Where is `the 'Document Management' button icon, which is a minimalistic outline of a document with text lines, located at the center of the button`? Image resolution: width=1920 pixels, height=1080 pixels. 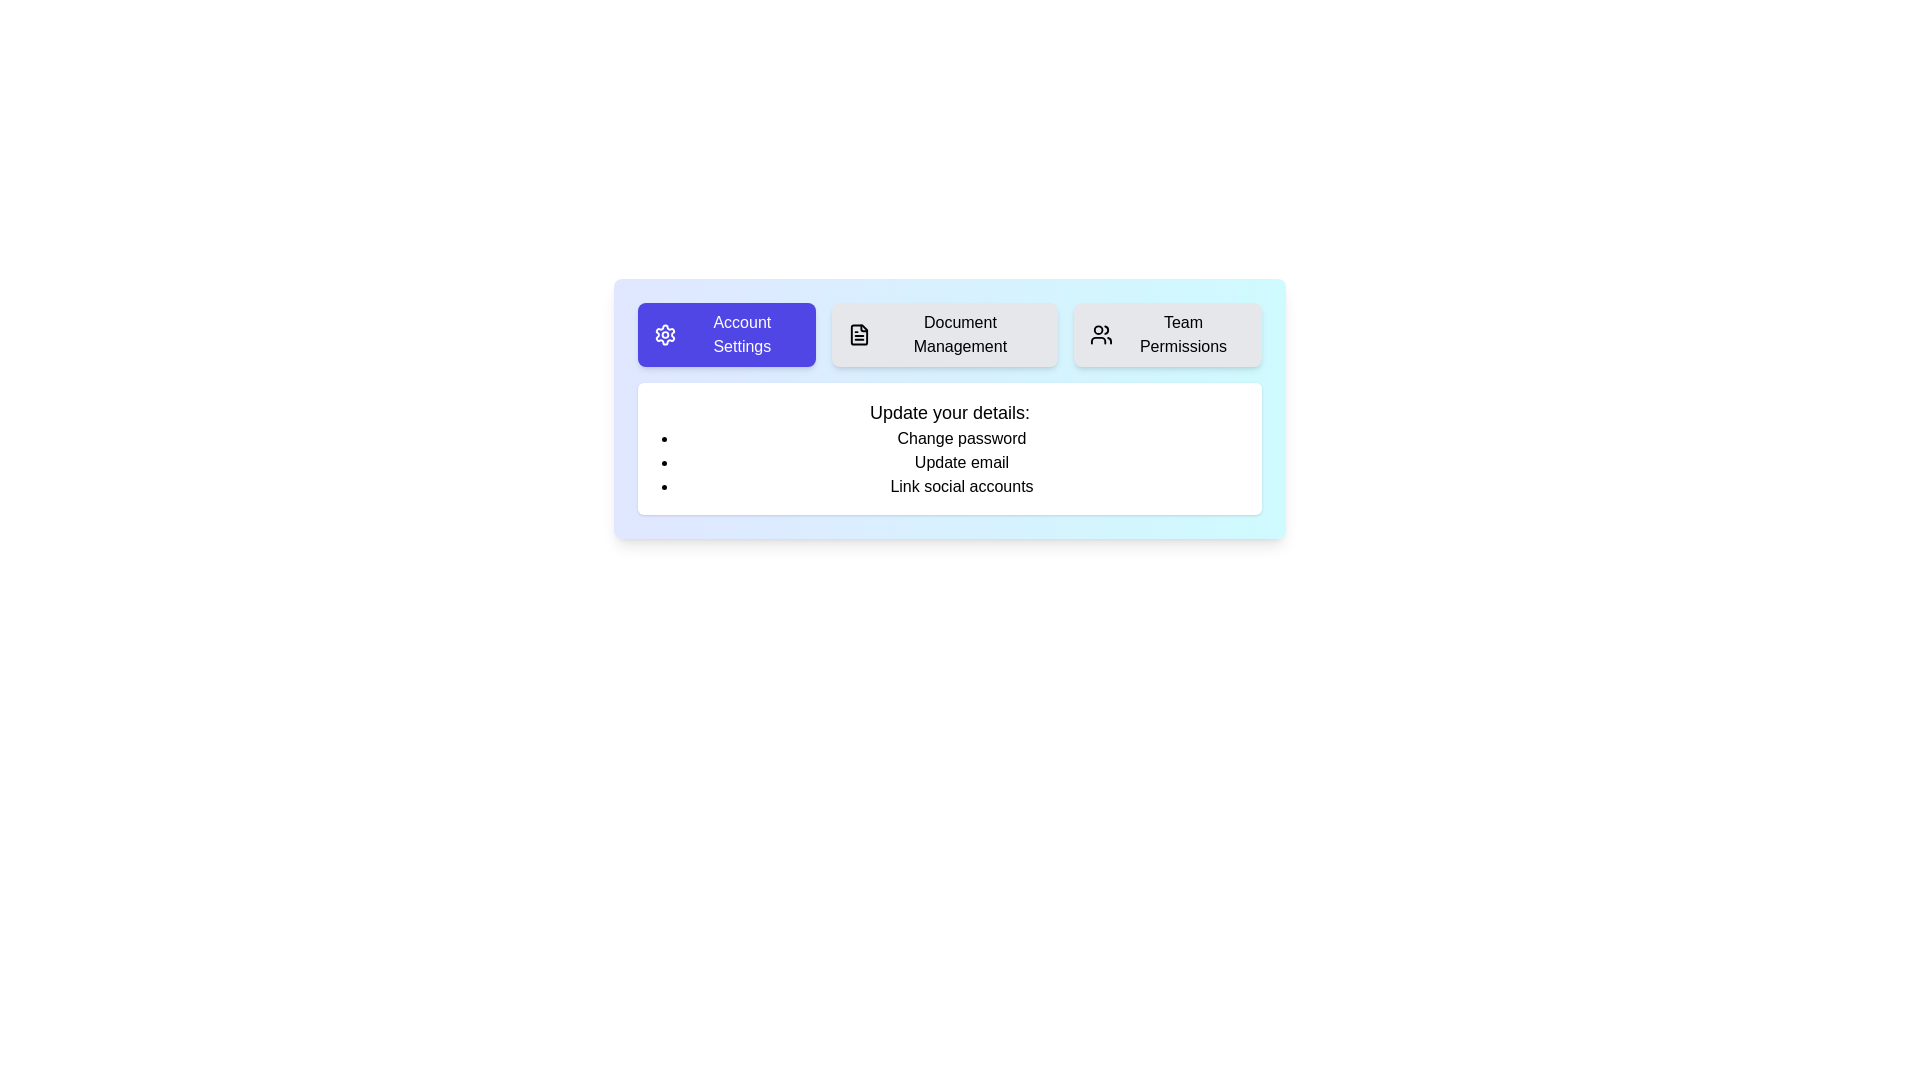
the 'Document Management' button icon, which is a minimalistic outline of a document with text lines, located at the center of the button is located at coordinates (859, 334).